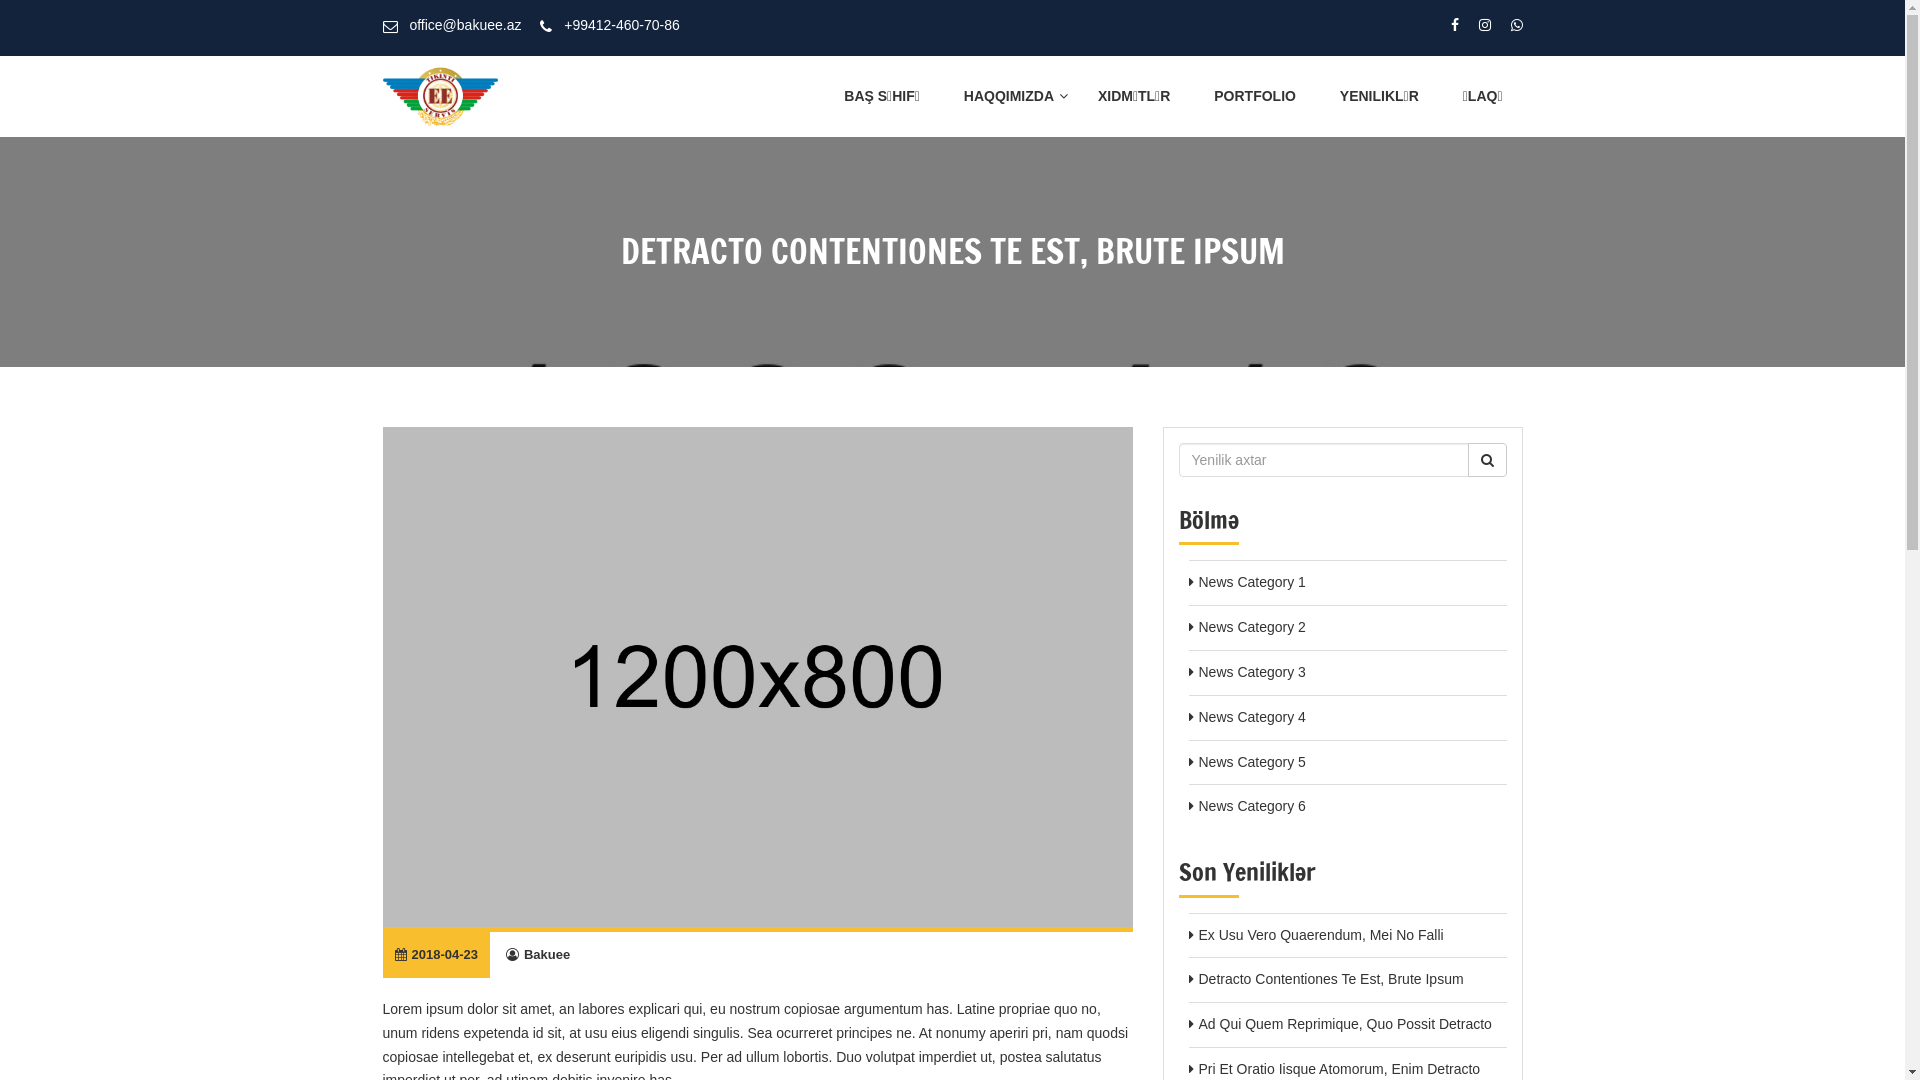 This screenshot has height=1080, width=1920. Describe the element at coordinates (1344, 1023) in the screenshot. I see `'Ad Qui Quem Reprimique, Quo Possit Detracto'` at that location.